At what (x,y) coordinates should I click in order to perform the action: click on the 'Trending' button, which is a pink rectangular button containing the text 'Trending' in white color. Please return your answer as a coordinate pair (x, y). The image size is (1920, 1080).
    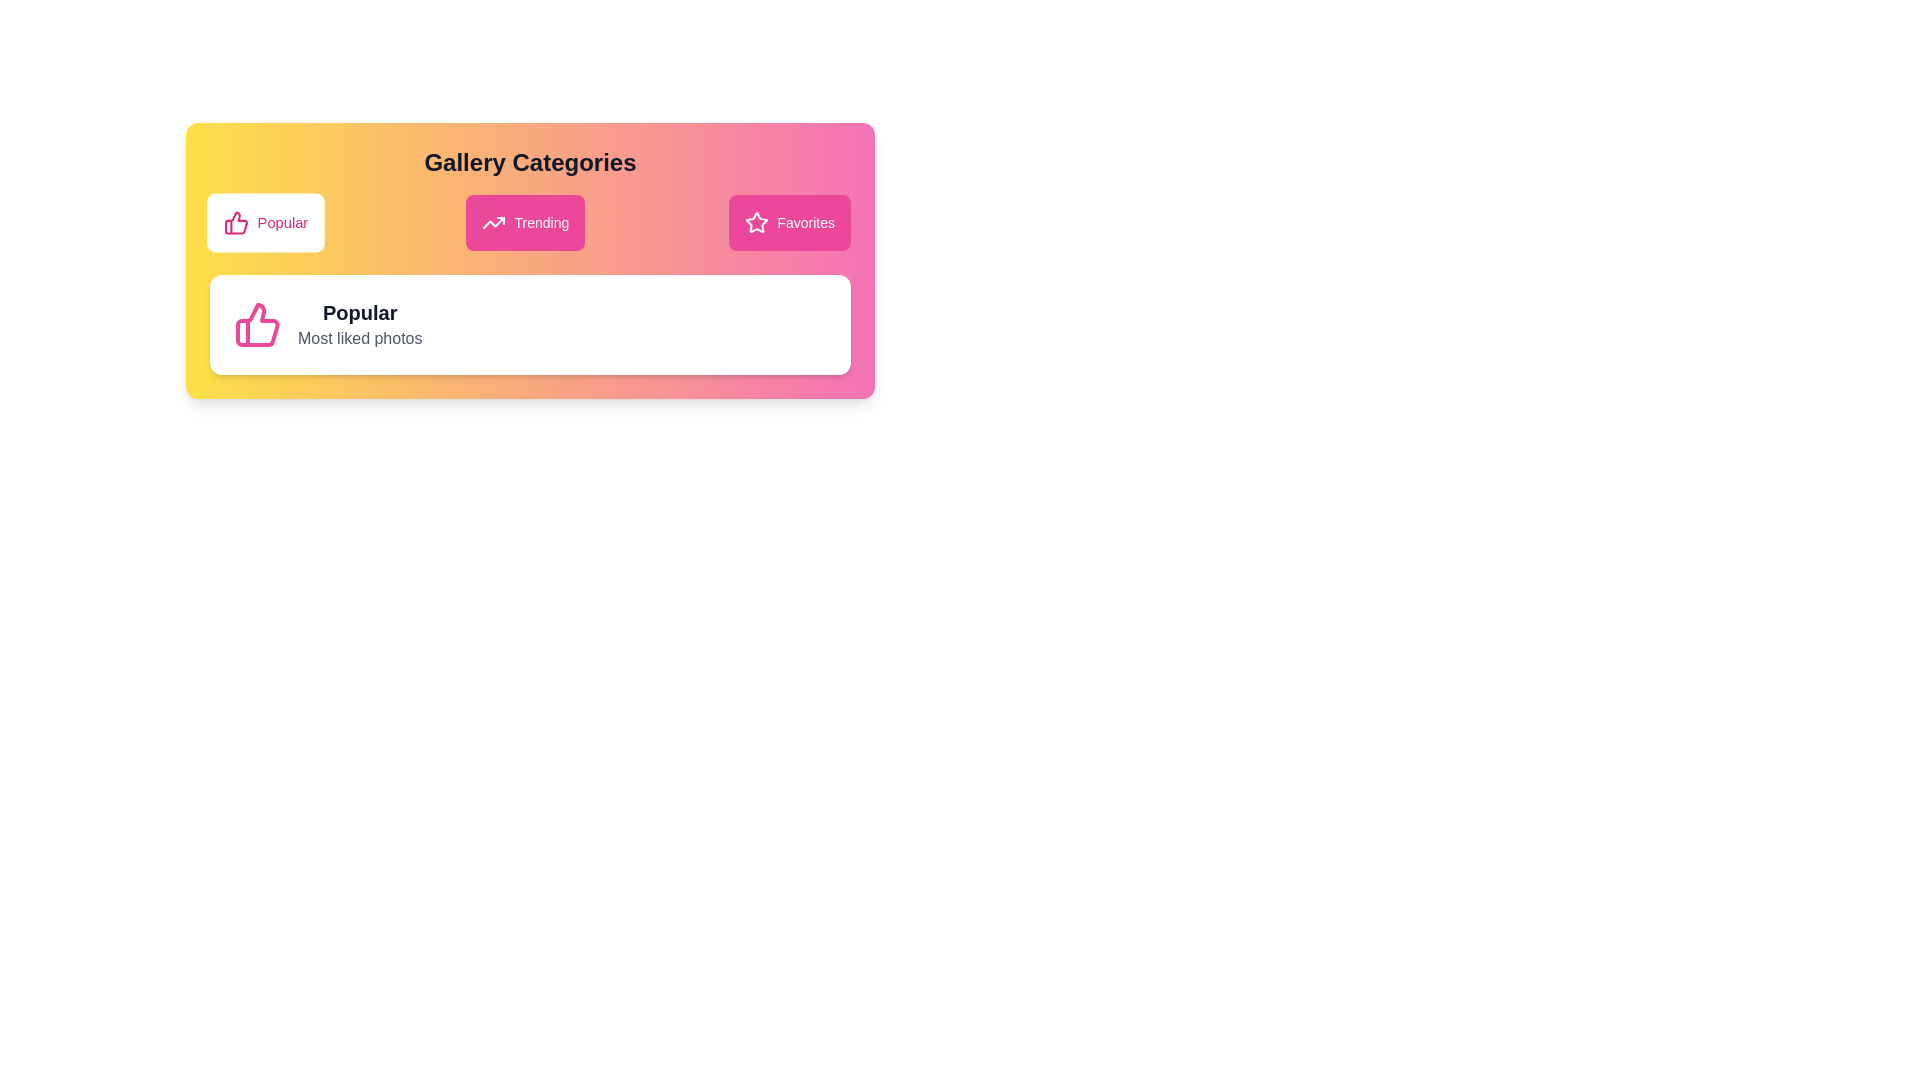
    Looking at the image, I should click on (541, 223).